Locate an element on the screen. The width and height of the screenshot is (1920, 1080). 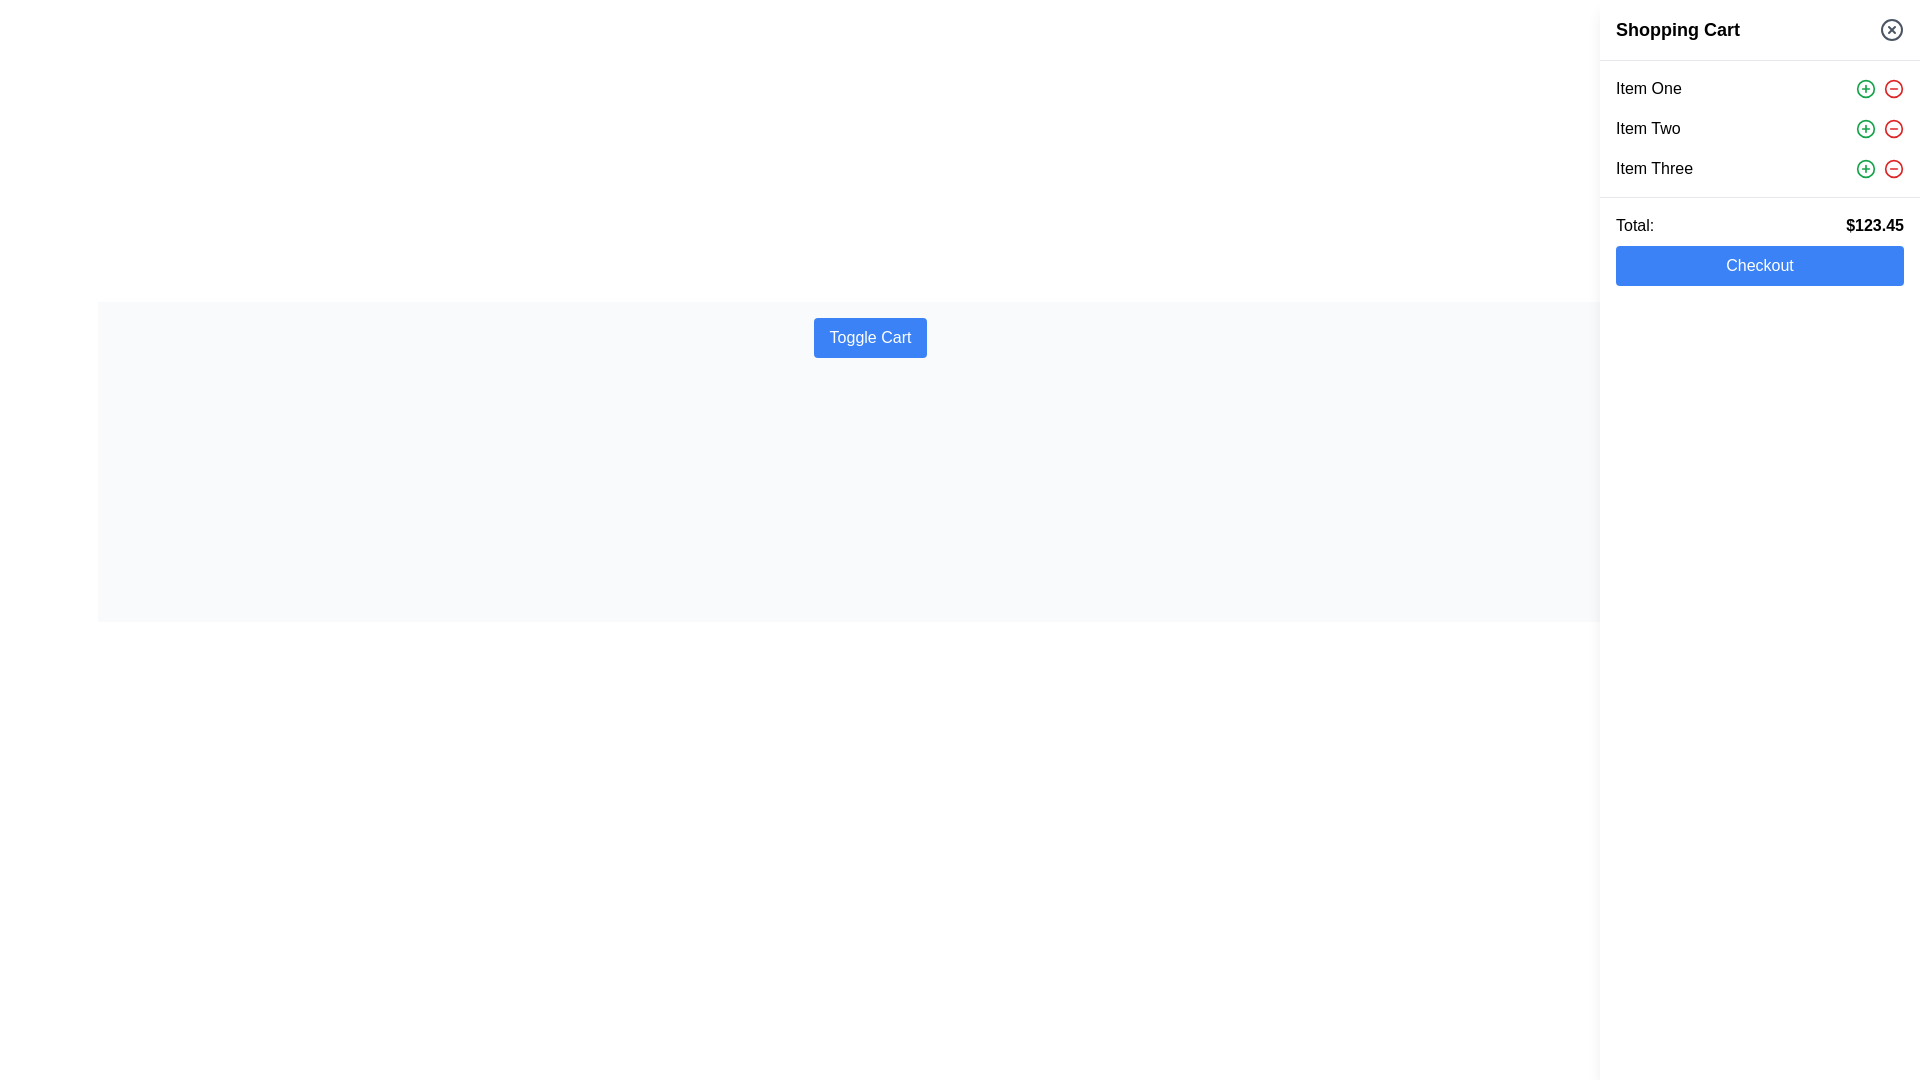
the 'plus-circle' icon located at the top right of the item's row for 'Item One' in the shopping cart interface is located at coordinates (1865, 87).